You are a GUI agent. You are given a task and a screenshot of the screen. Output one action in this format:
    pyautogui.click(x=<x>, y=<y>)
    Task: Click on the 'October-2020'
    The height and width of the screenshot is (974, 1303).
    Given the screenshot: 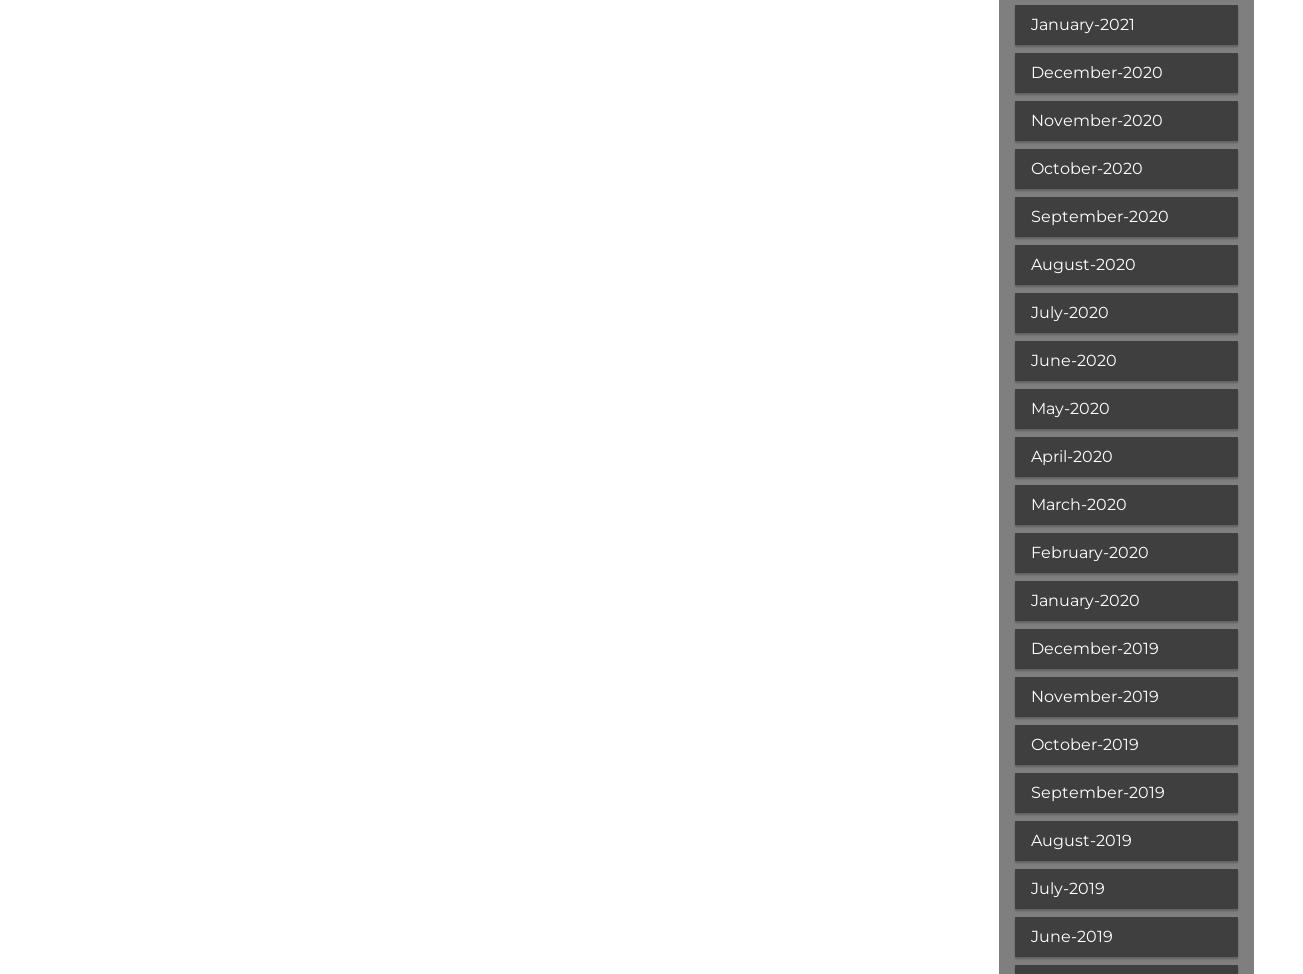 What is the action you would take?
    pyautogui.click(x=1085, y=168)
    